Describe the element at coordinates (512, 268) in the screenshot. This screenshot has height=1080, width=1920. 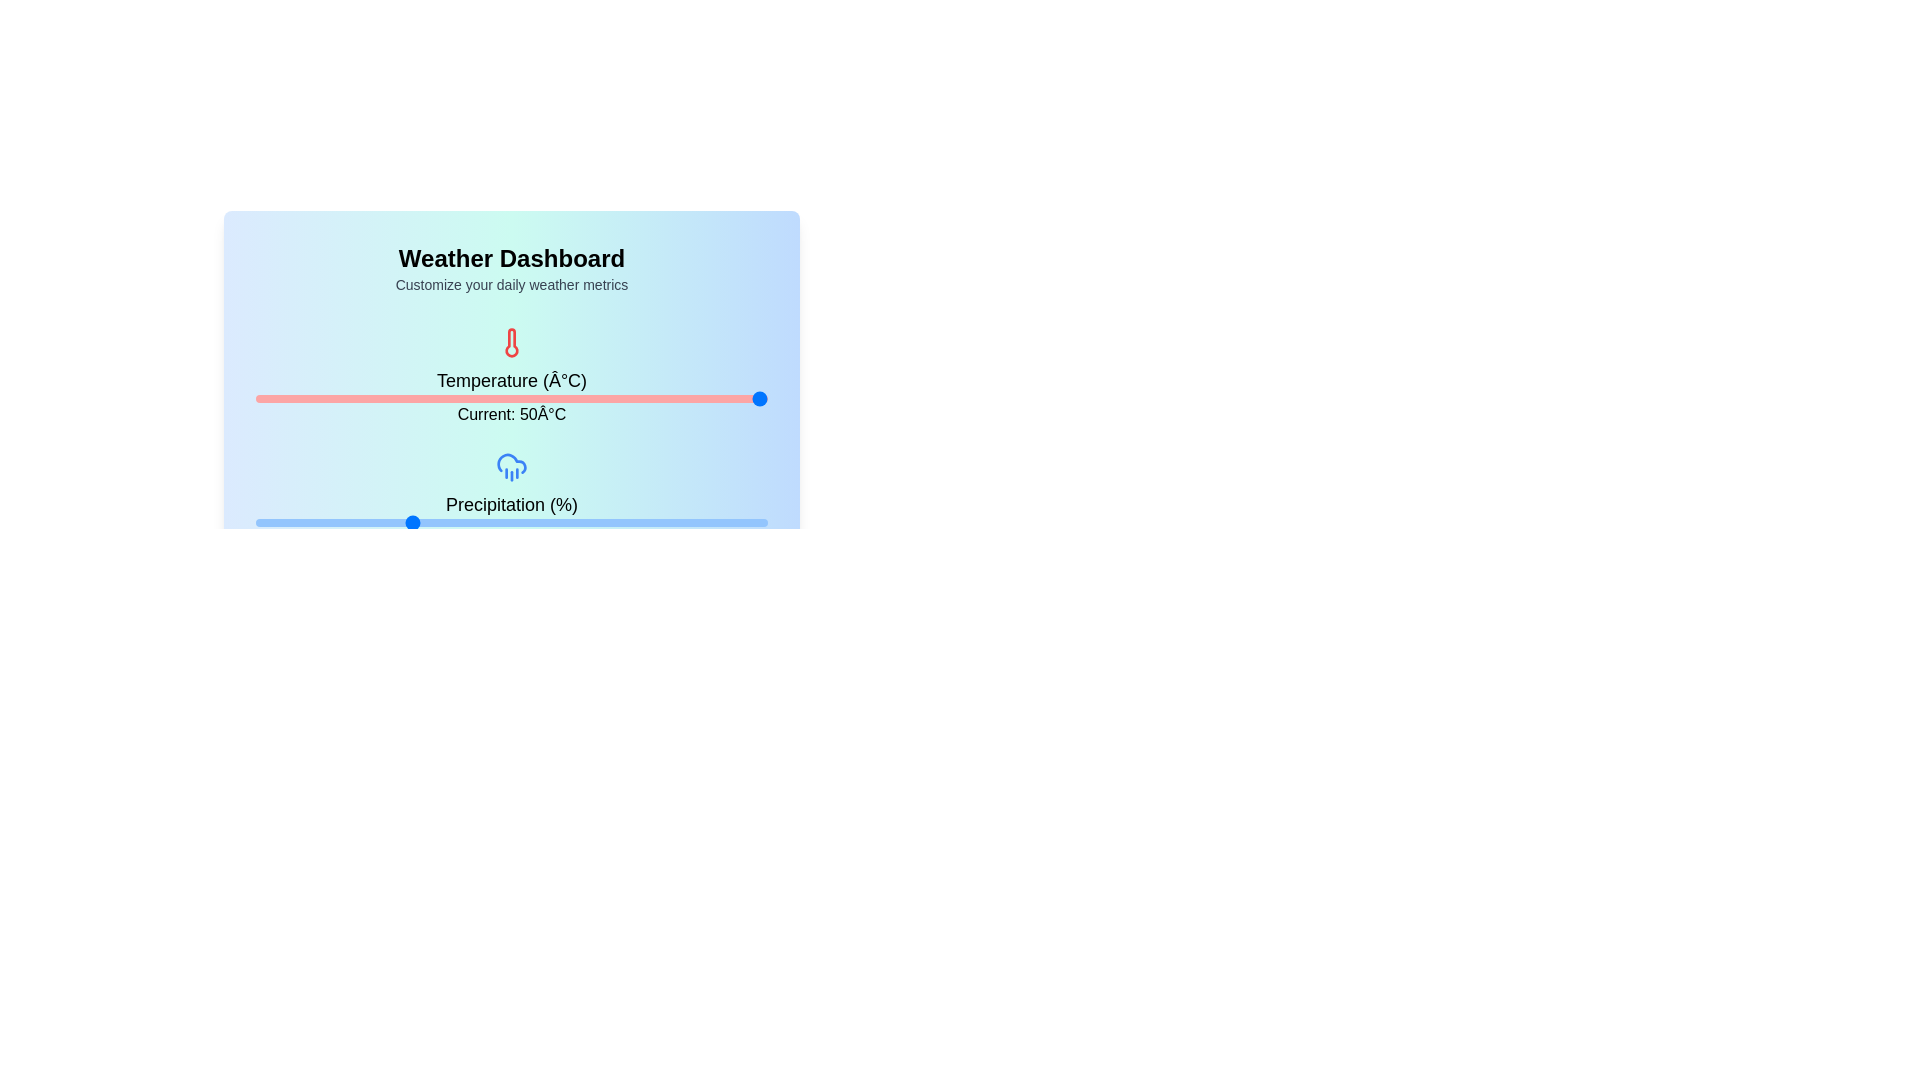
I see `heading 'Weather Dashboard' and the description 'Customize your daily weather metrics' from the informational header located at the top of the weather dashboard` at that location.